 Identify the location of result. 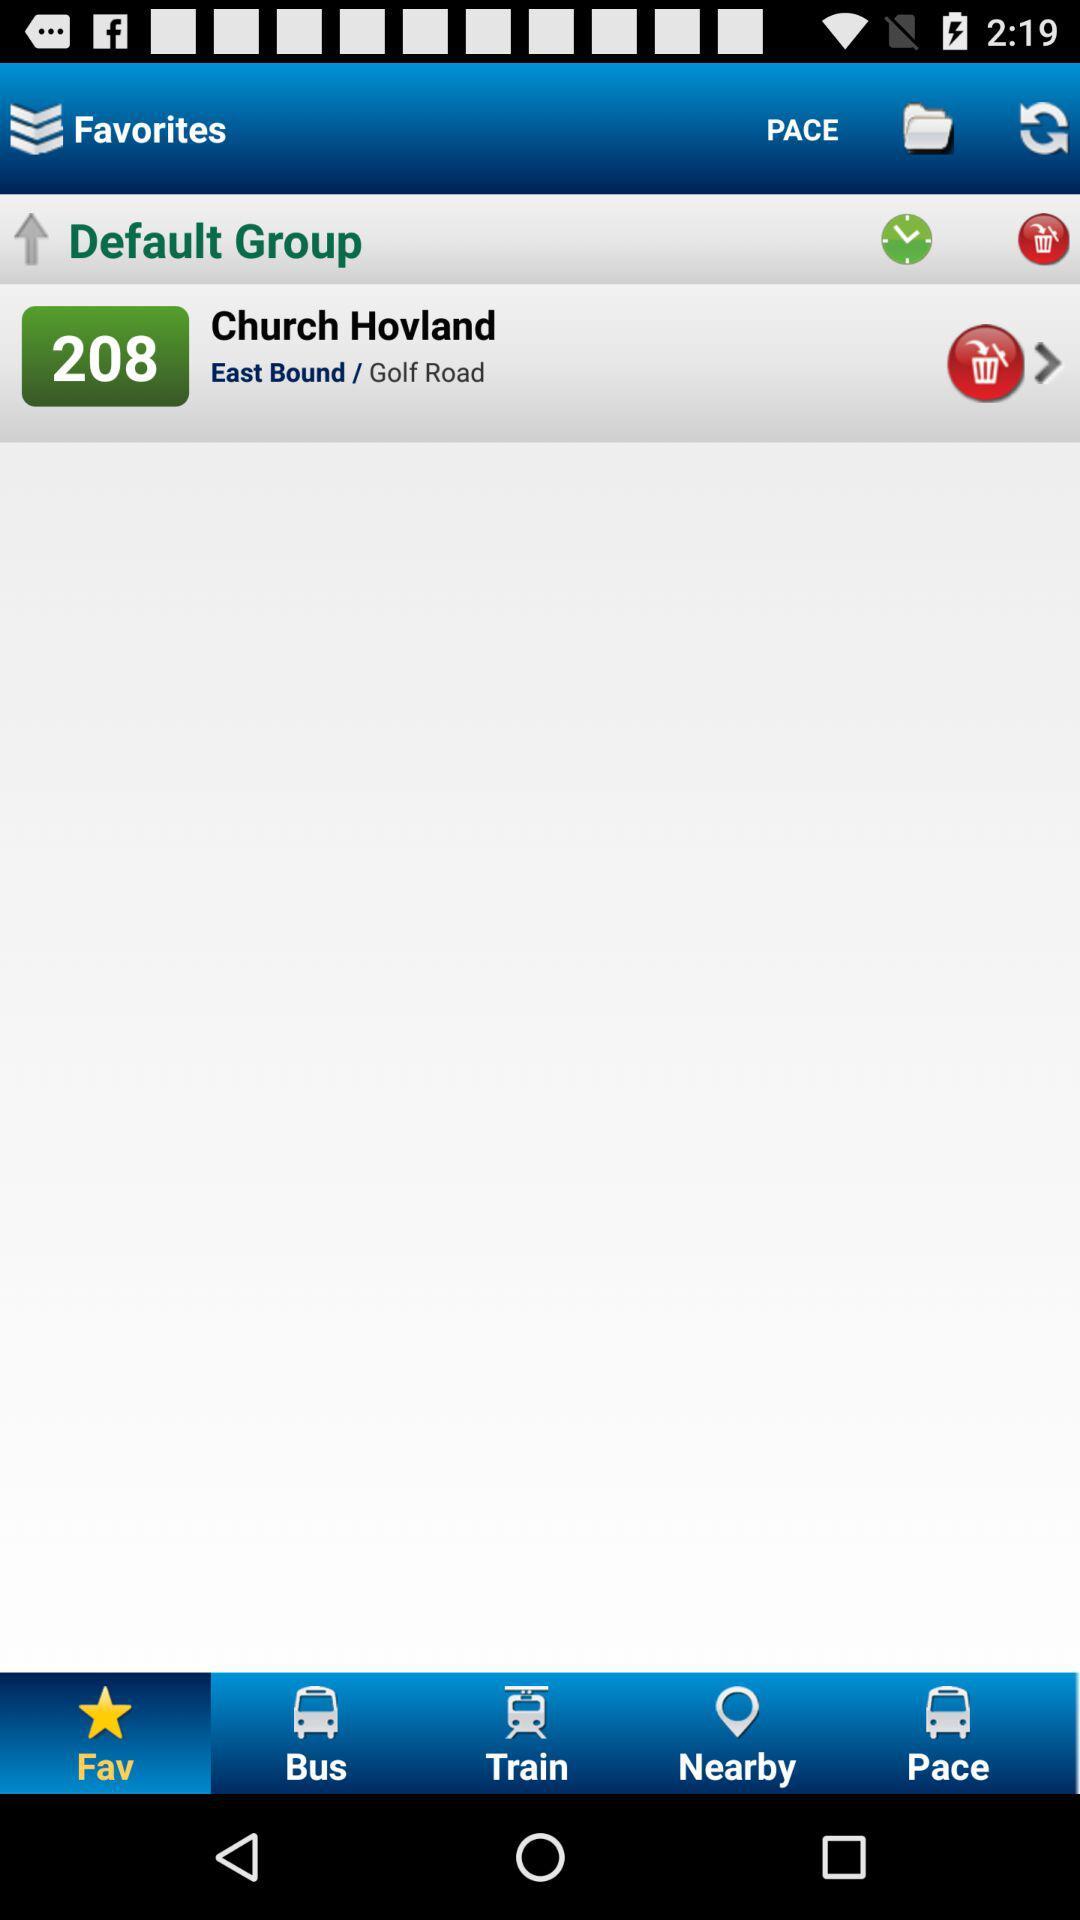
(927, 127).